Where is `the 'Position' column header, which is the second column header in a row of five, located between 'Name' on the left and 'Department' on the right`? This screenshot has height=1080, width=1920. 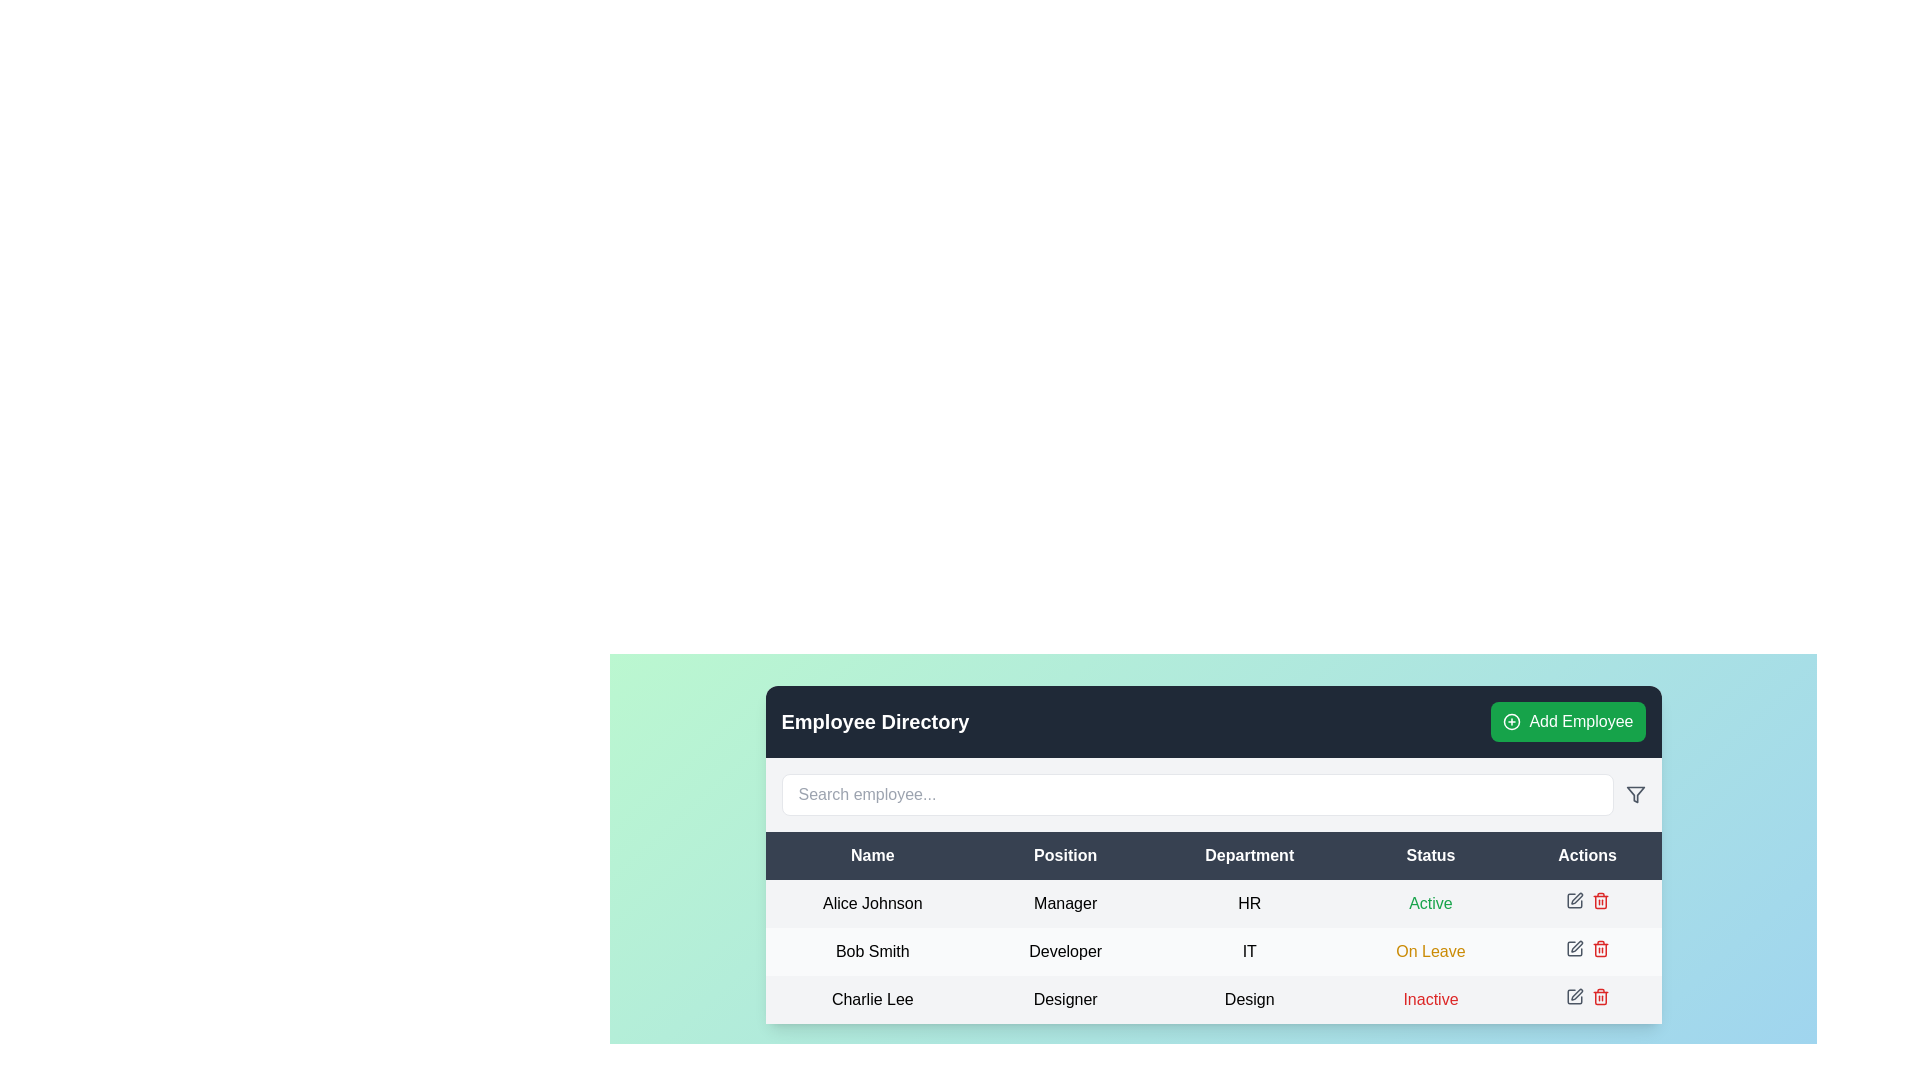 the 'Position' column header, which is the second column header in a row of five, located between 'Name' on the left and 'Department' on the right is located at coordinates (1064, 855).